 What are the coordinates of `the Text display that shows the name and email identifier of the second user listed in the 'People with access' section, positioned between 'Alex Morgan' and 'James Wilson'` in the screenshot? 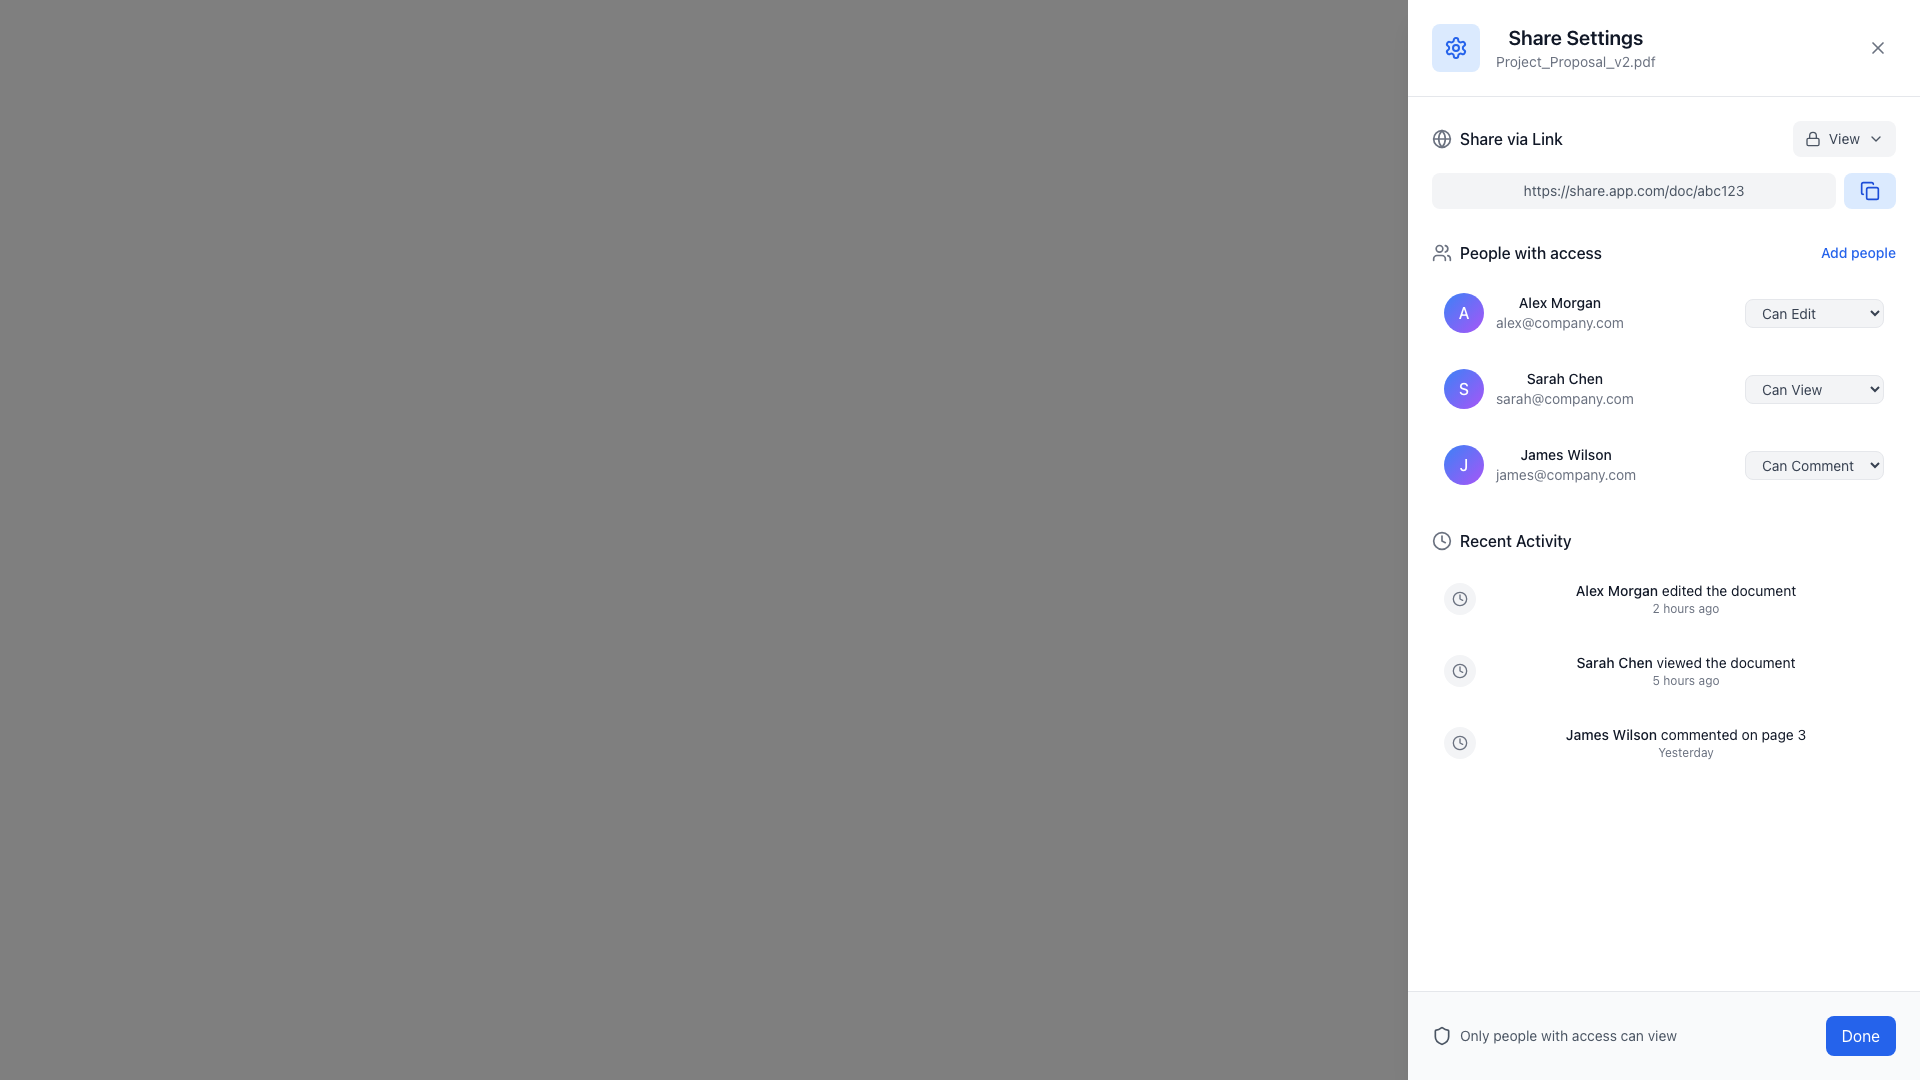 It's located at (1563, 389).